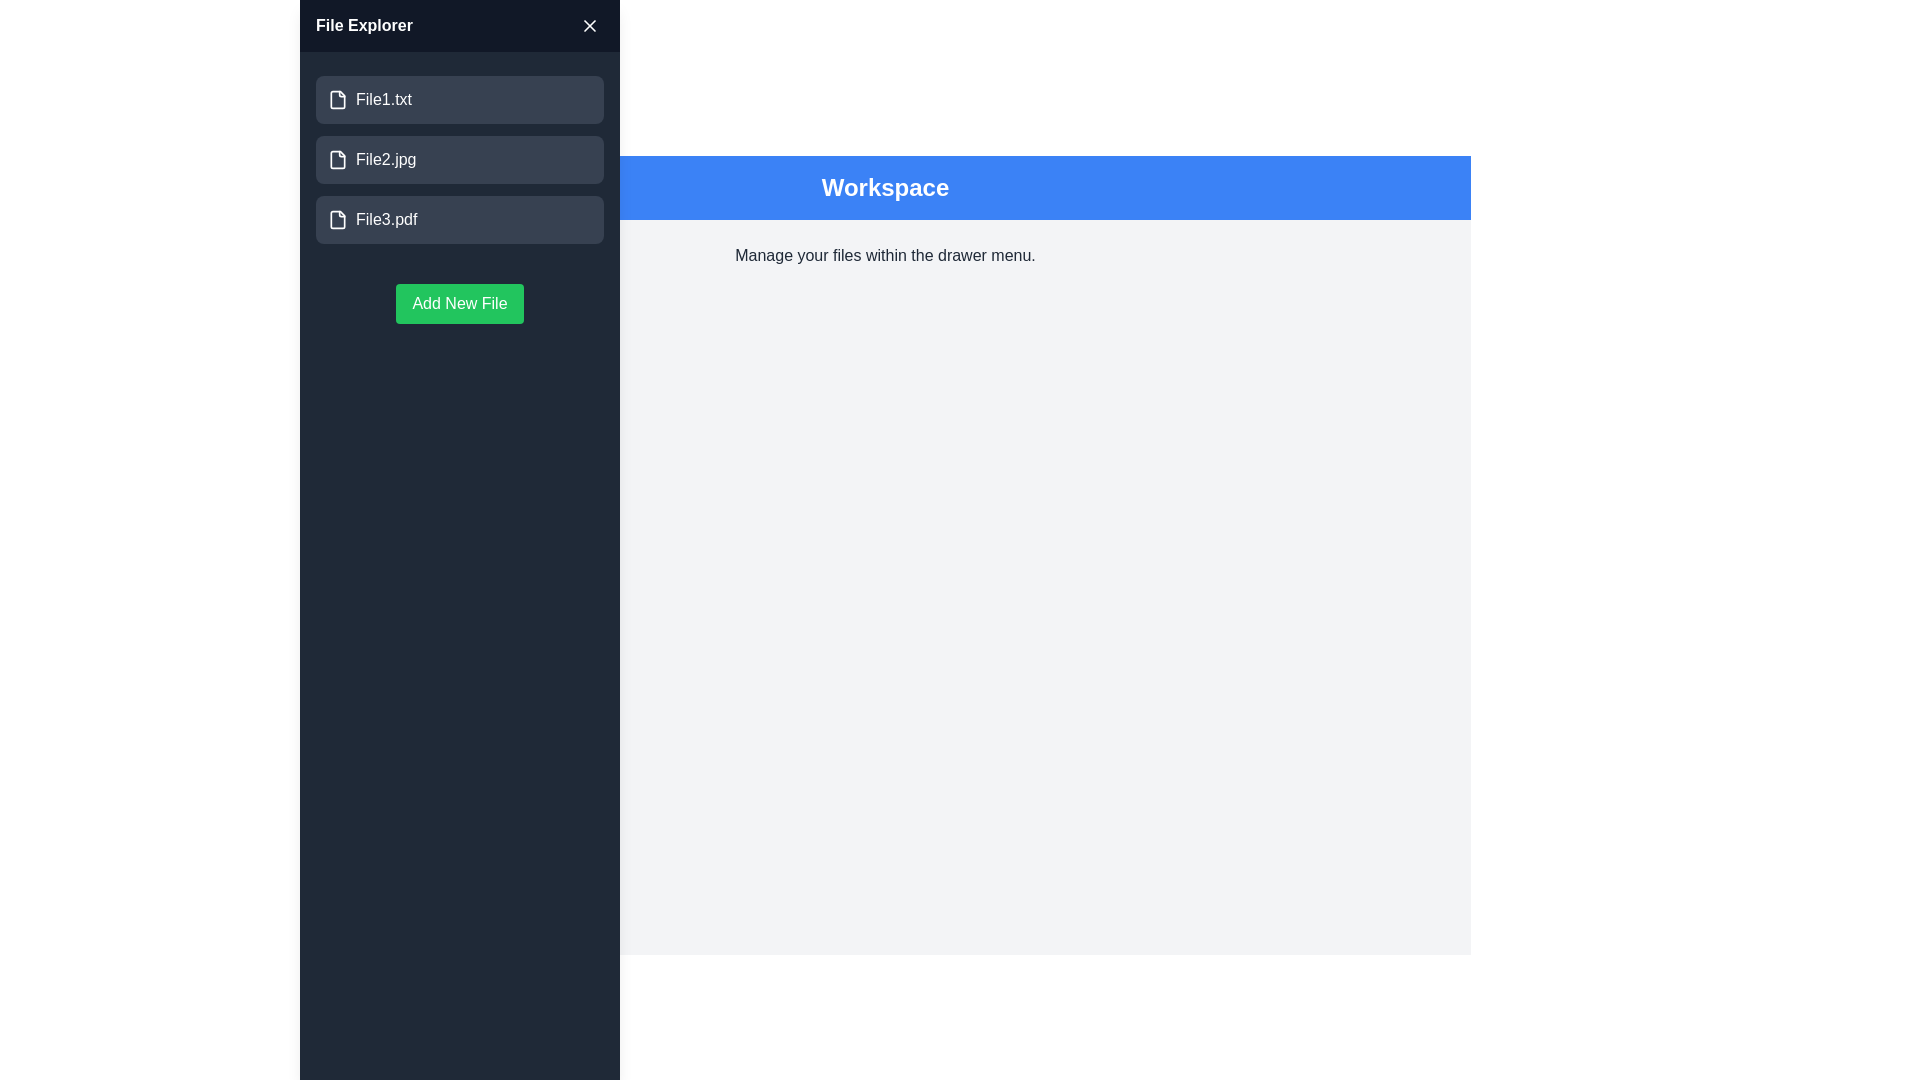 The width and height of the screenshot is (1920, 1080). What do you see at coordinates (589, 26) in the screenshot?
I see `the close button to toggle the drawer's visibility` at bounding box center [589, 26].